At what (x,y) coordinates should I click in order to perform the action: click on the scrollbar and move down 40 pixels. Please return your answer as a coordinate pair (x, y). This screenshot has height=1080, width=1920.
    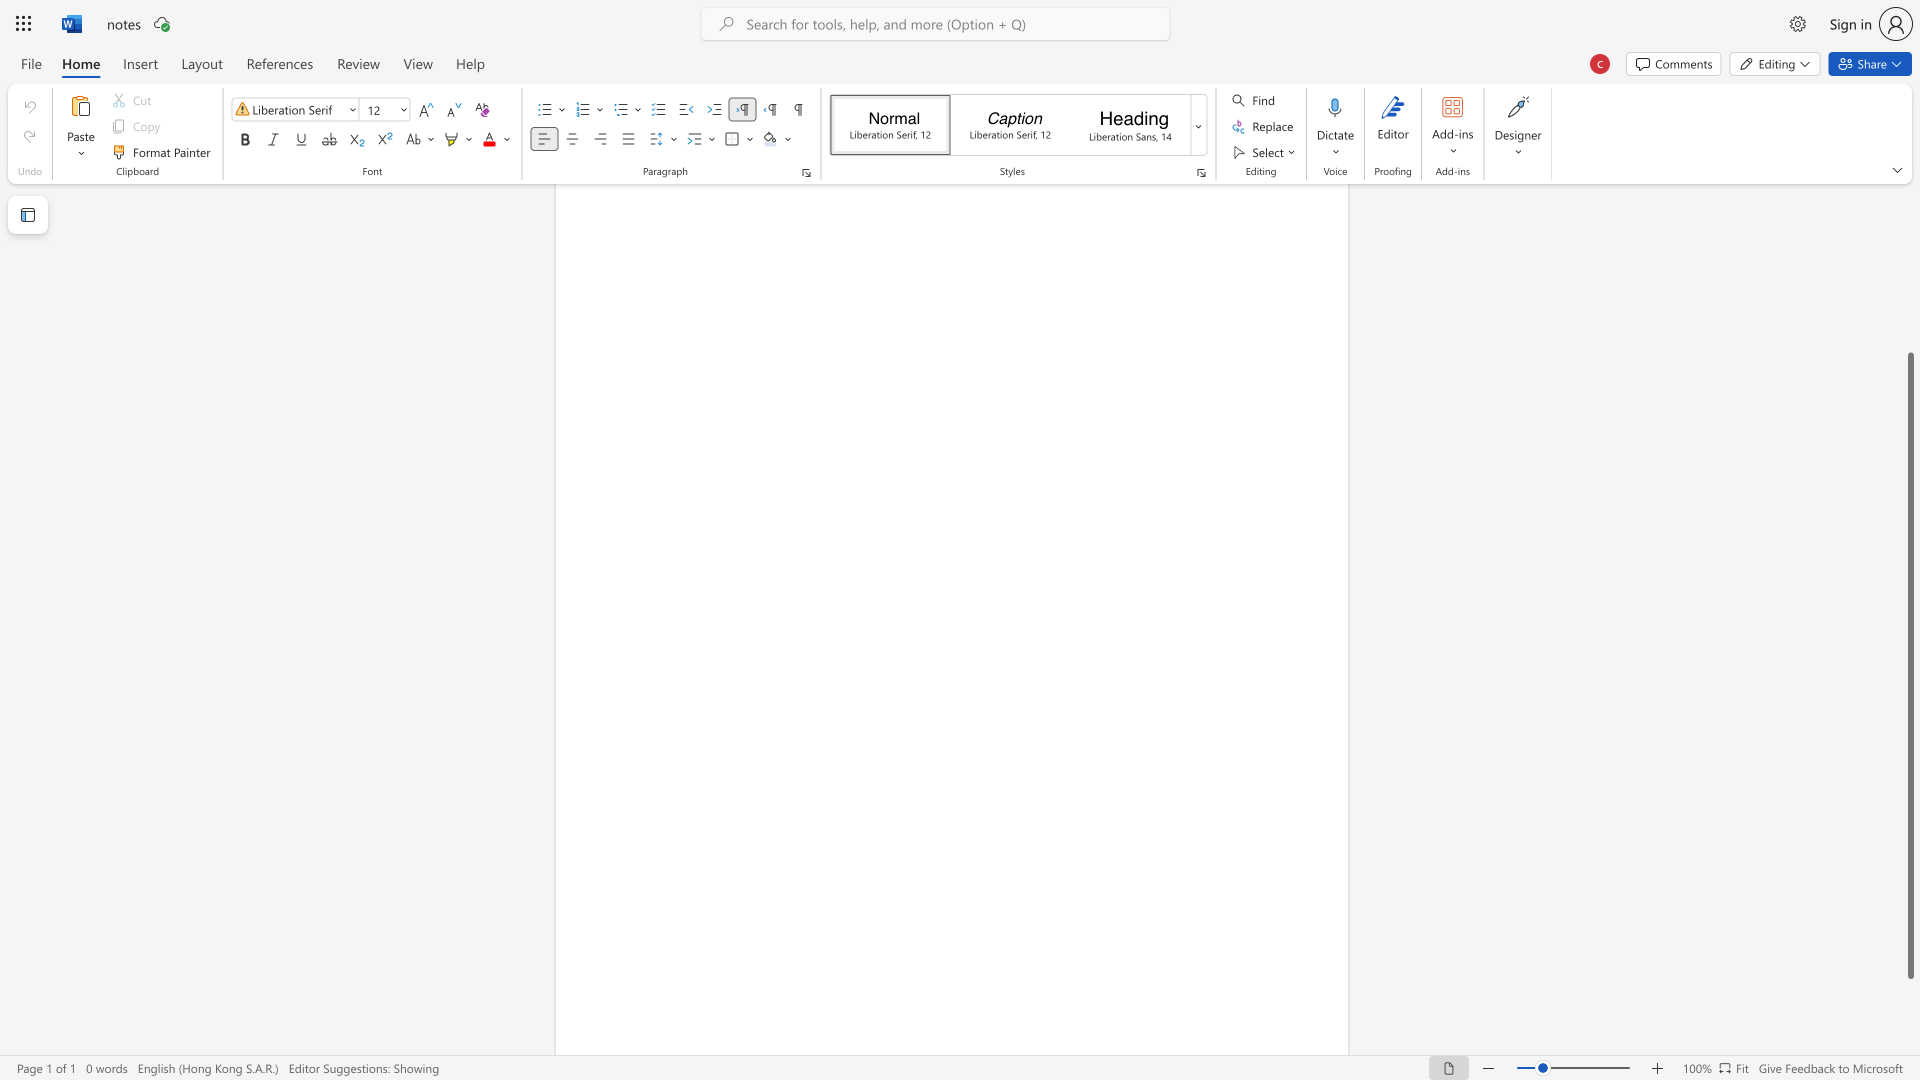
    Looking at the image, I should click on (1909, 666).